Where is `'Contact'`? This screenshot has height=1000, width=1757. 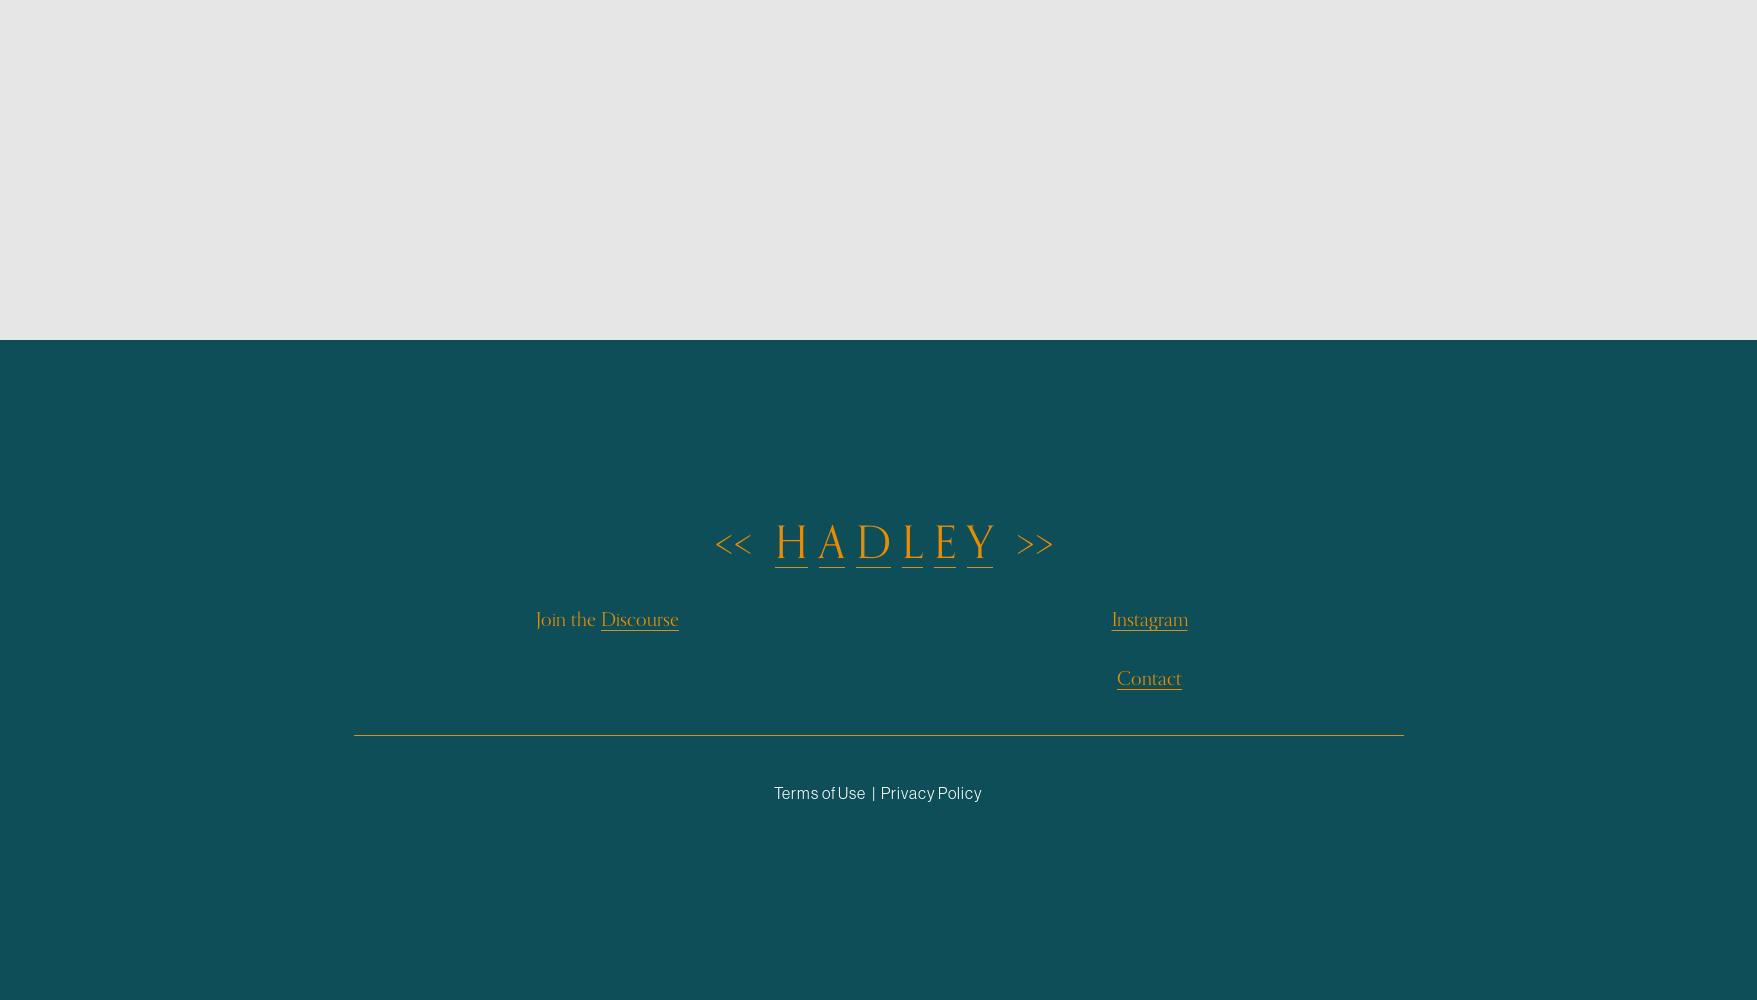 'Contact' is located at coordinates (1148, 677).